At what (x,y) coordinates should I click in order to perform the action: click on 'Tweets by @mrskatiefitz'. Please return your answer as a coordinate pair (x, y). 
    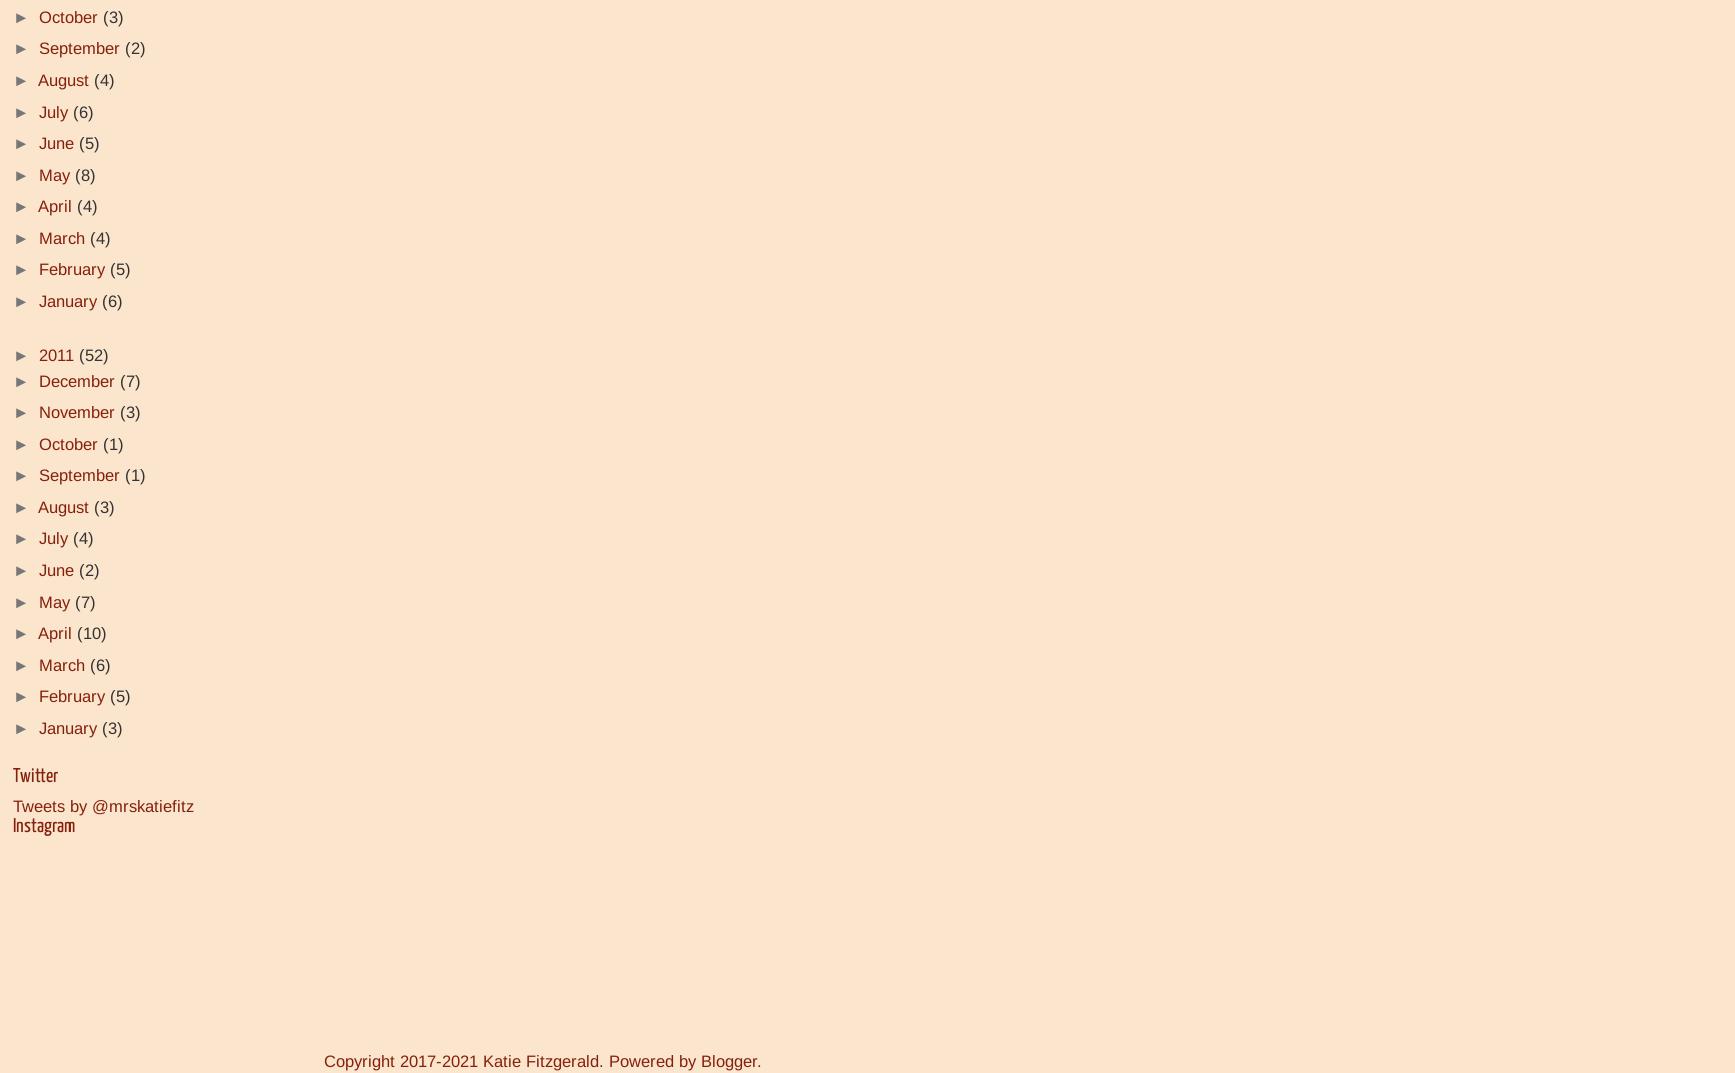
    Looking at the image, I should click on (13, 805).